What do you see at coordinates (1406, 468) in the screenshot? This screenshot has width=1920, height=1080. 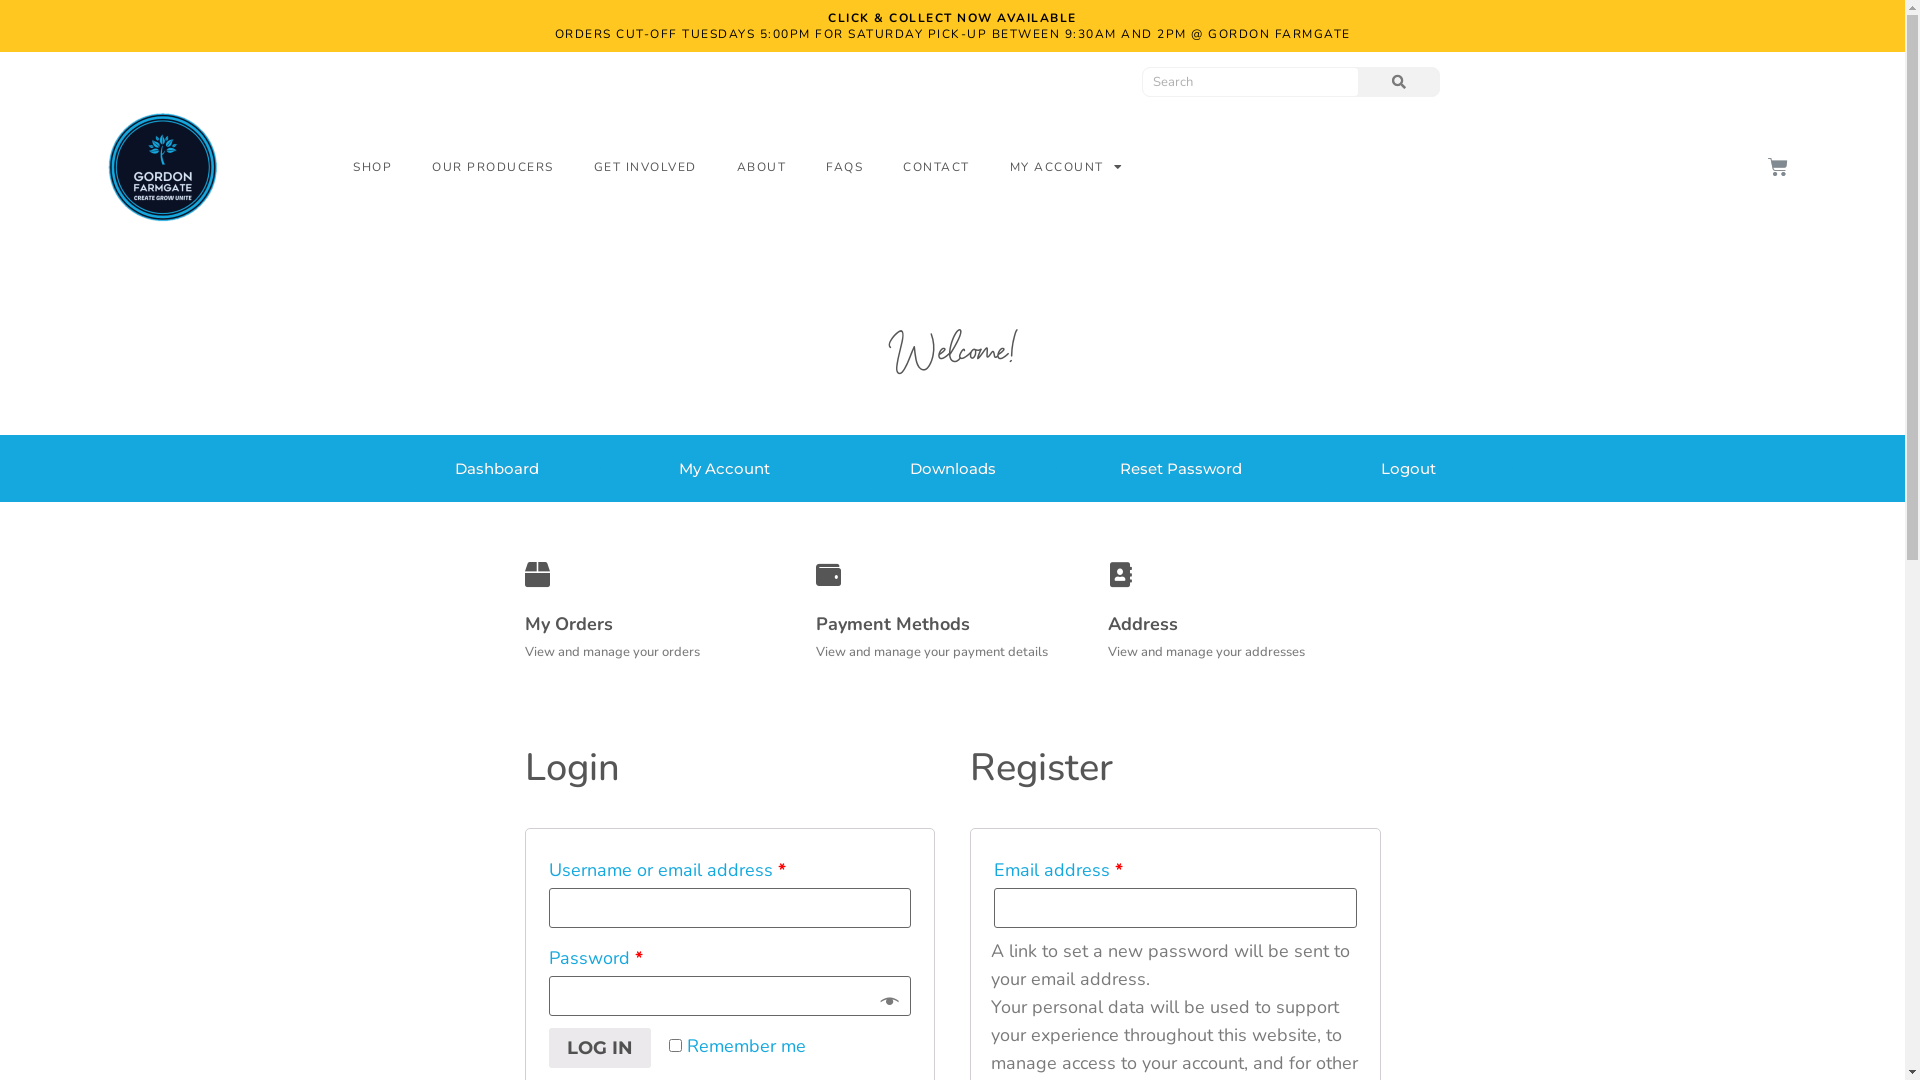 I see `'Logout'` at bounding box center [1406, 468].